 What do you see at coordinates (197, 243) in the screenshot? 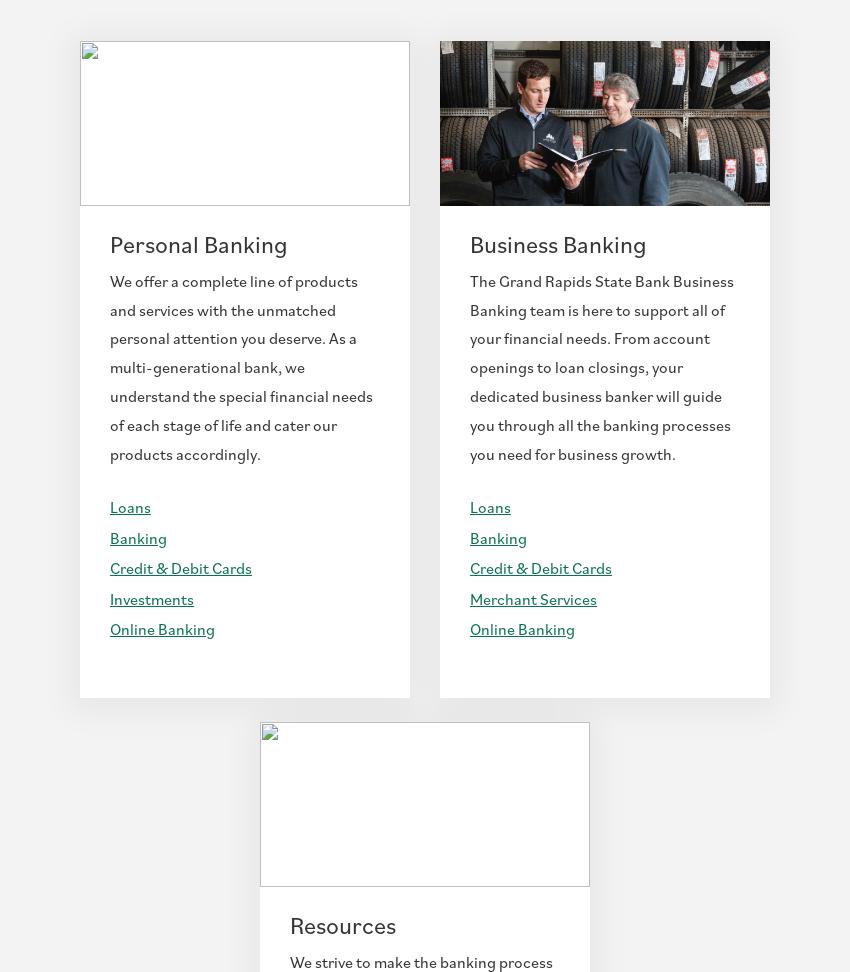
I see `'Personal Banking'` at bounding box center [197, 243].